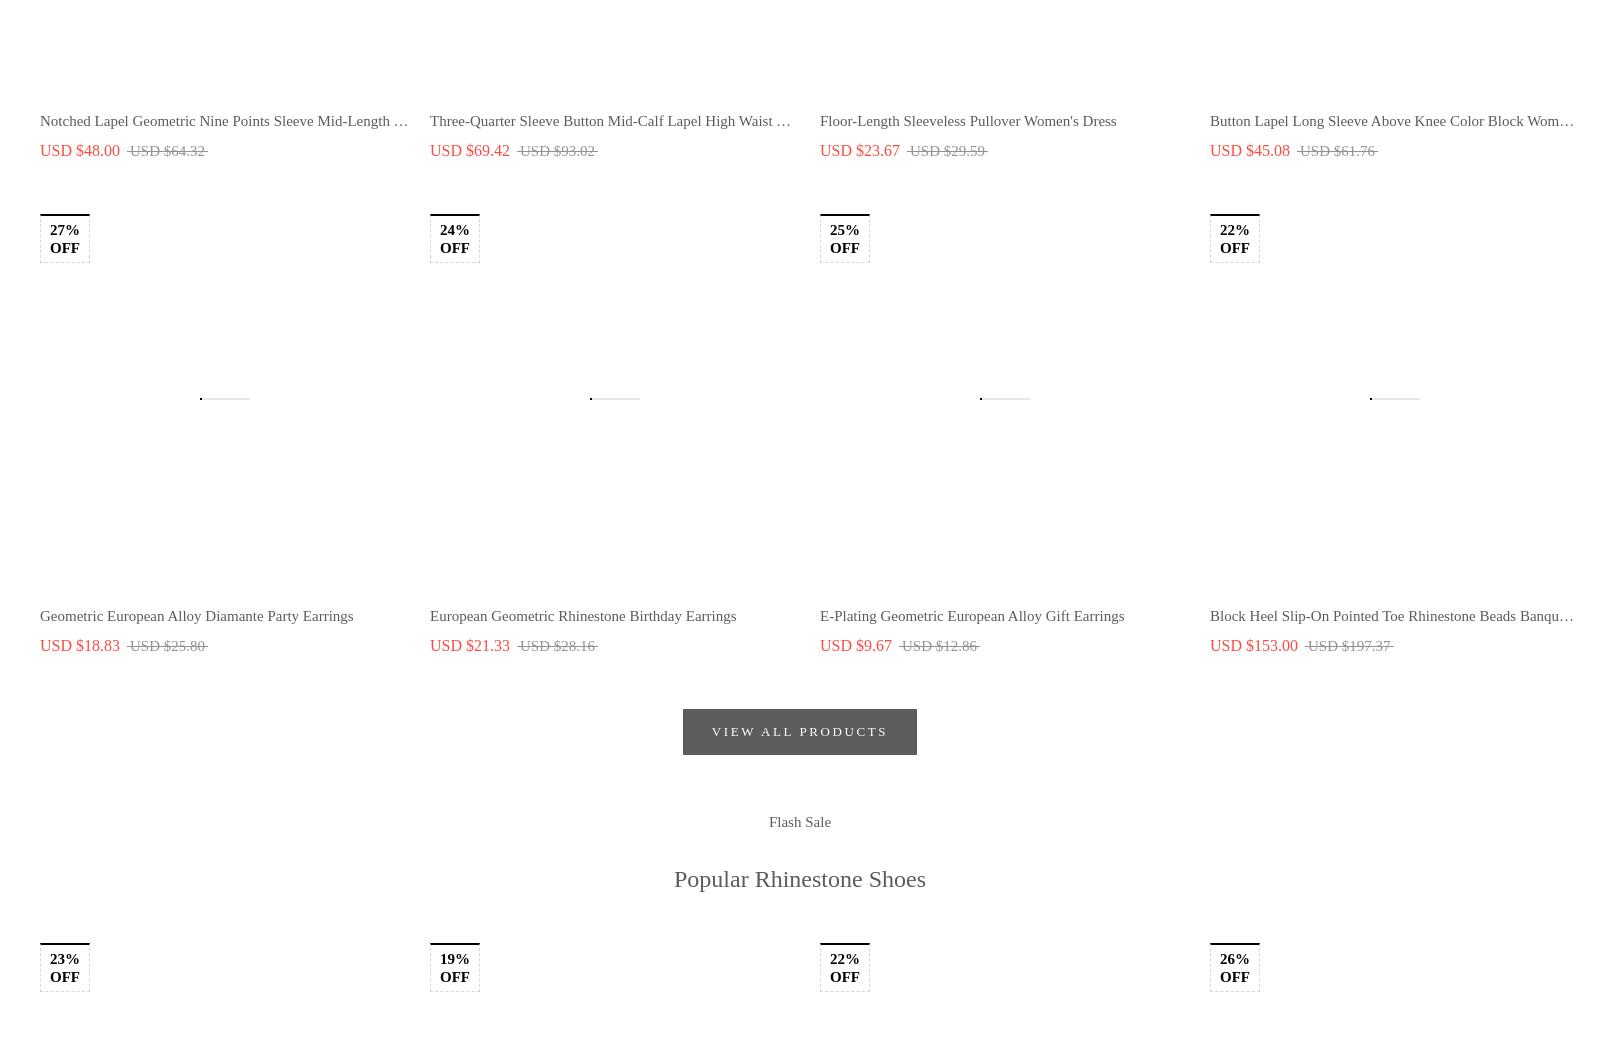 The height and width of the screenshot is (1062, 1600). Describe the element at coordinates (139, 605) in the screenshot. I see `'TERMS AND CONDITIONS'` at that location.